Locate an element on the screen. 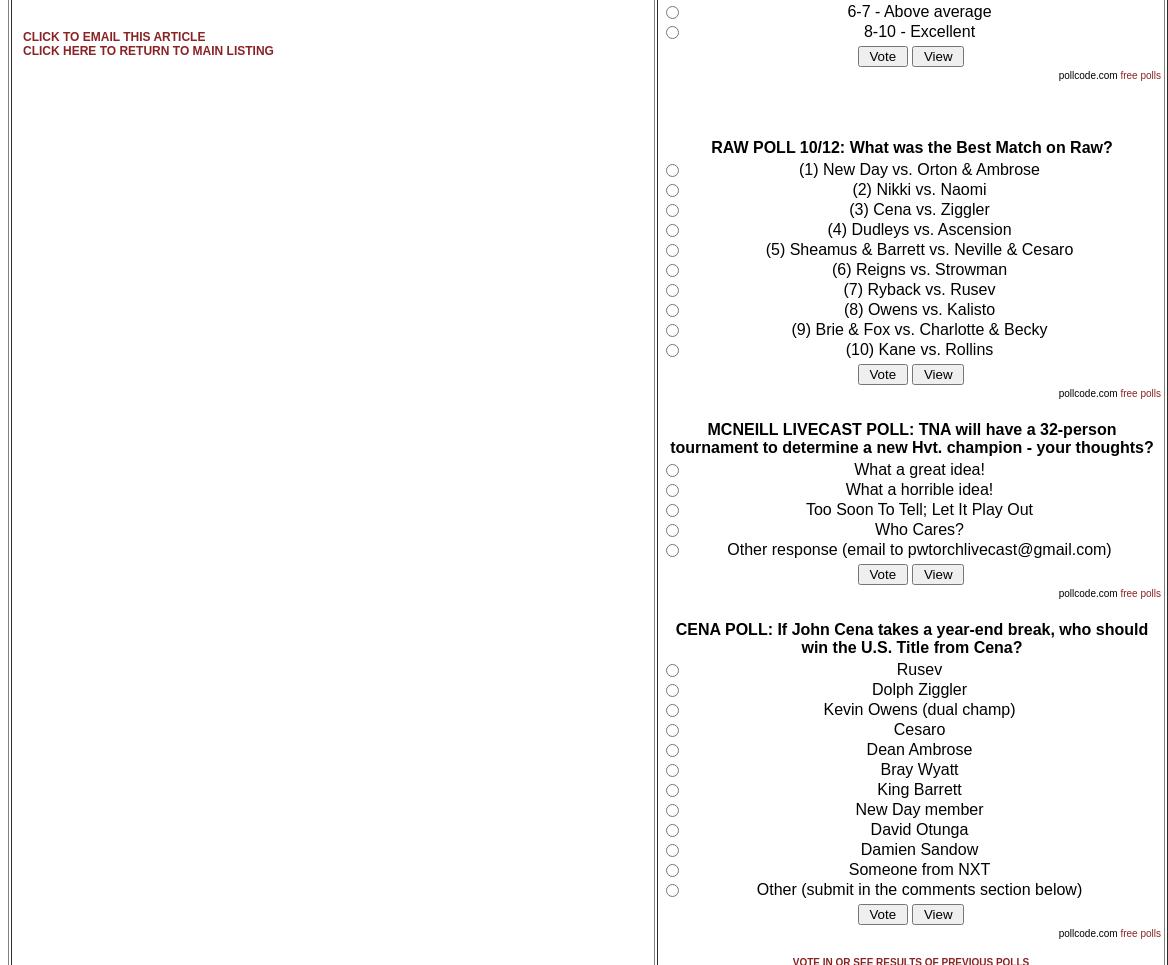  'Someone from NXT' is located at coordinates (918, 869).